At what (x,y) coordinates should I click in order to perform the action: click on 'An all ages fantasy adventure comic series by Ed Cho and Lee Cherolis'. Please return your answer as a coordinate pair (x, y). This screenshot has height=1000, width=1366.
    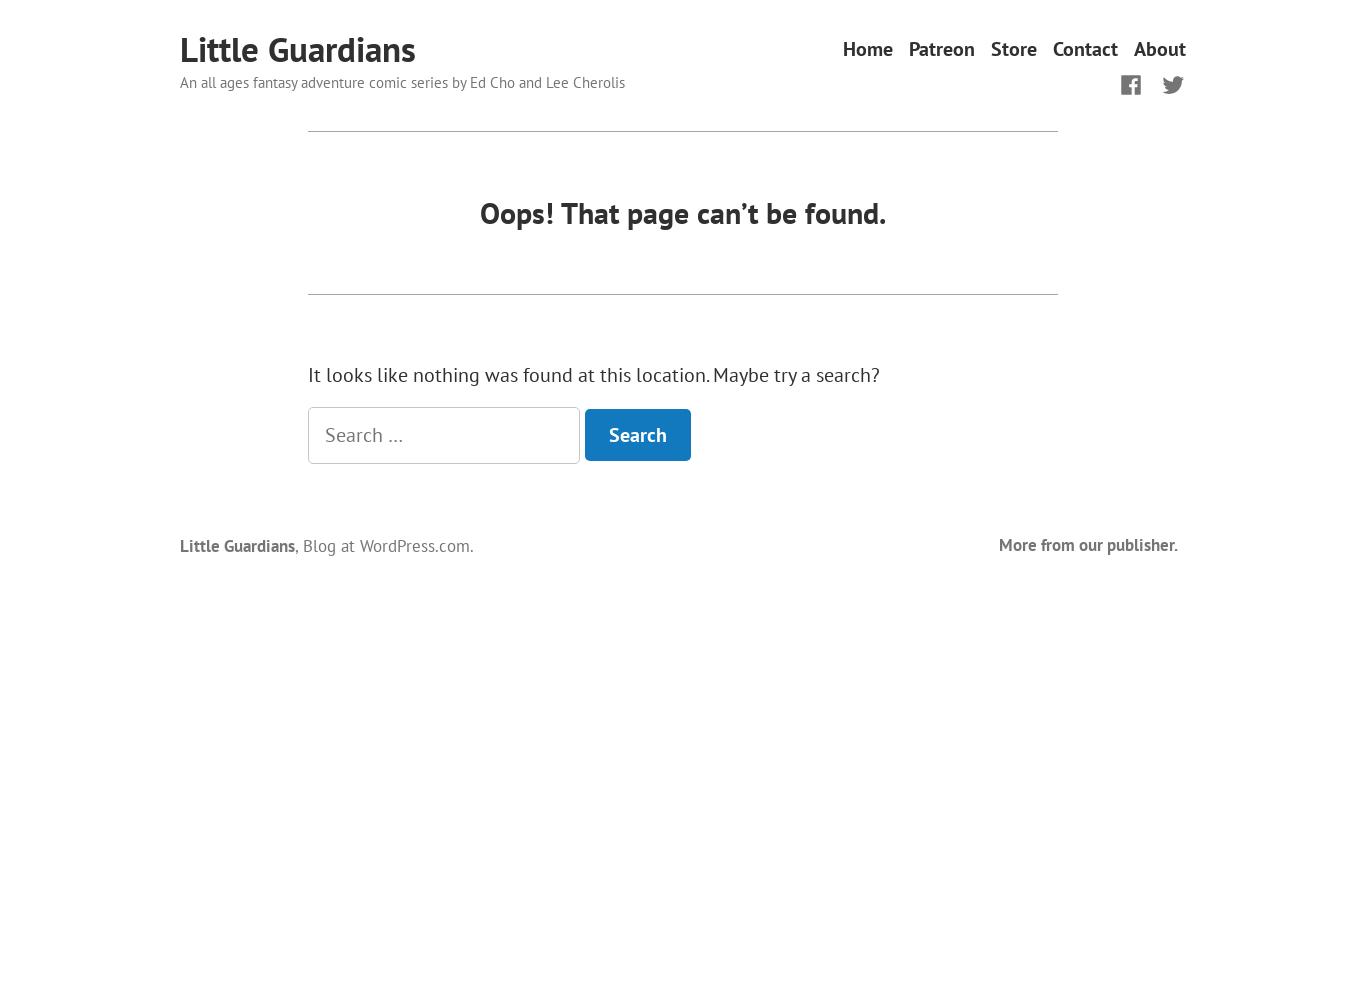
    Looking at the image, I should click on (401, 80).